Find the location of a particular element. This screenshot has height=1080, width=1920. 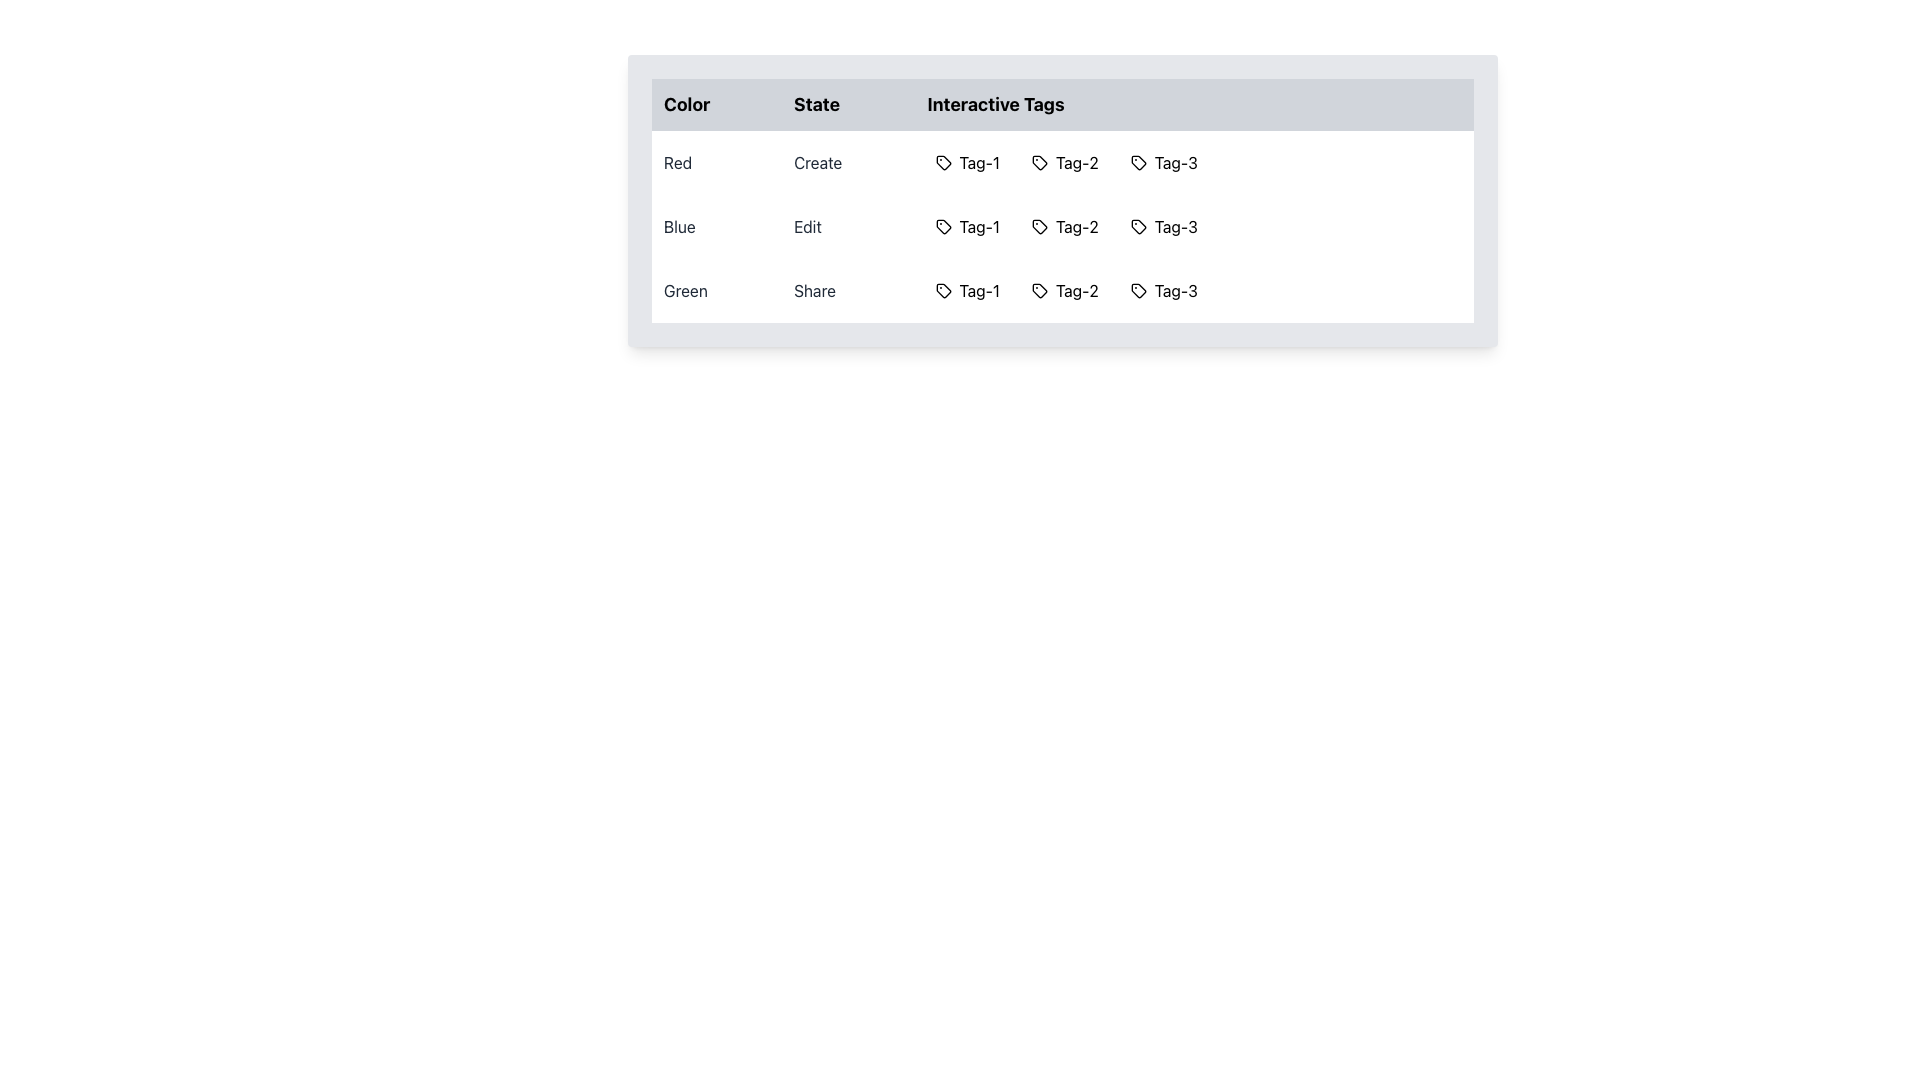

the first tag element labeled 'Tag-1' in the 'Interactive Tags' column of the 'Blue' row in the table is located at coordinates (967, 226).